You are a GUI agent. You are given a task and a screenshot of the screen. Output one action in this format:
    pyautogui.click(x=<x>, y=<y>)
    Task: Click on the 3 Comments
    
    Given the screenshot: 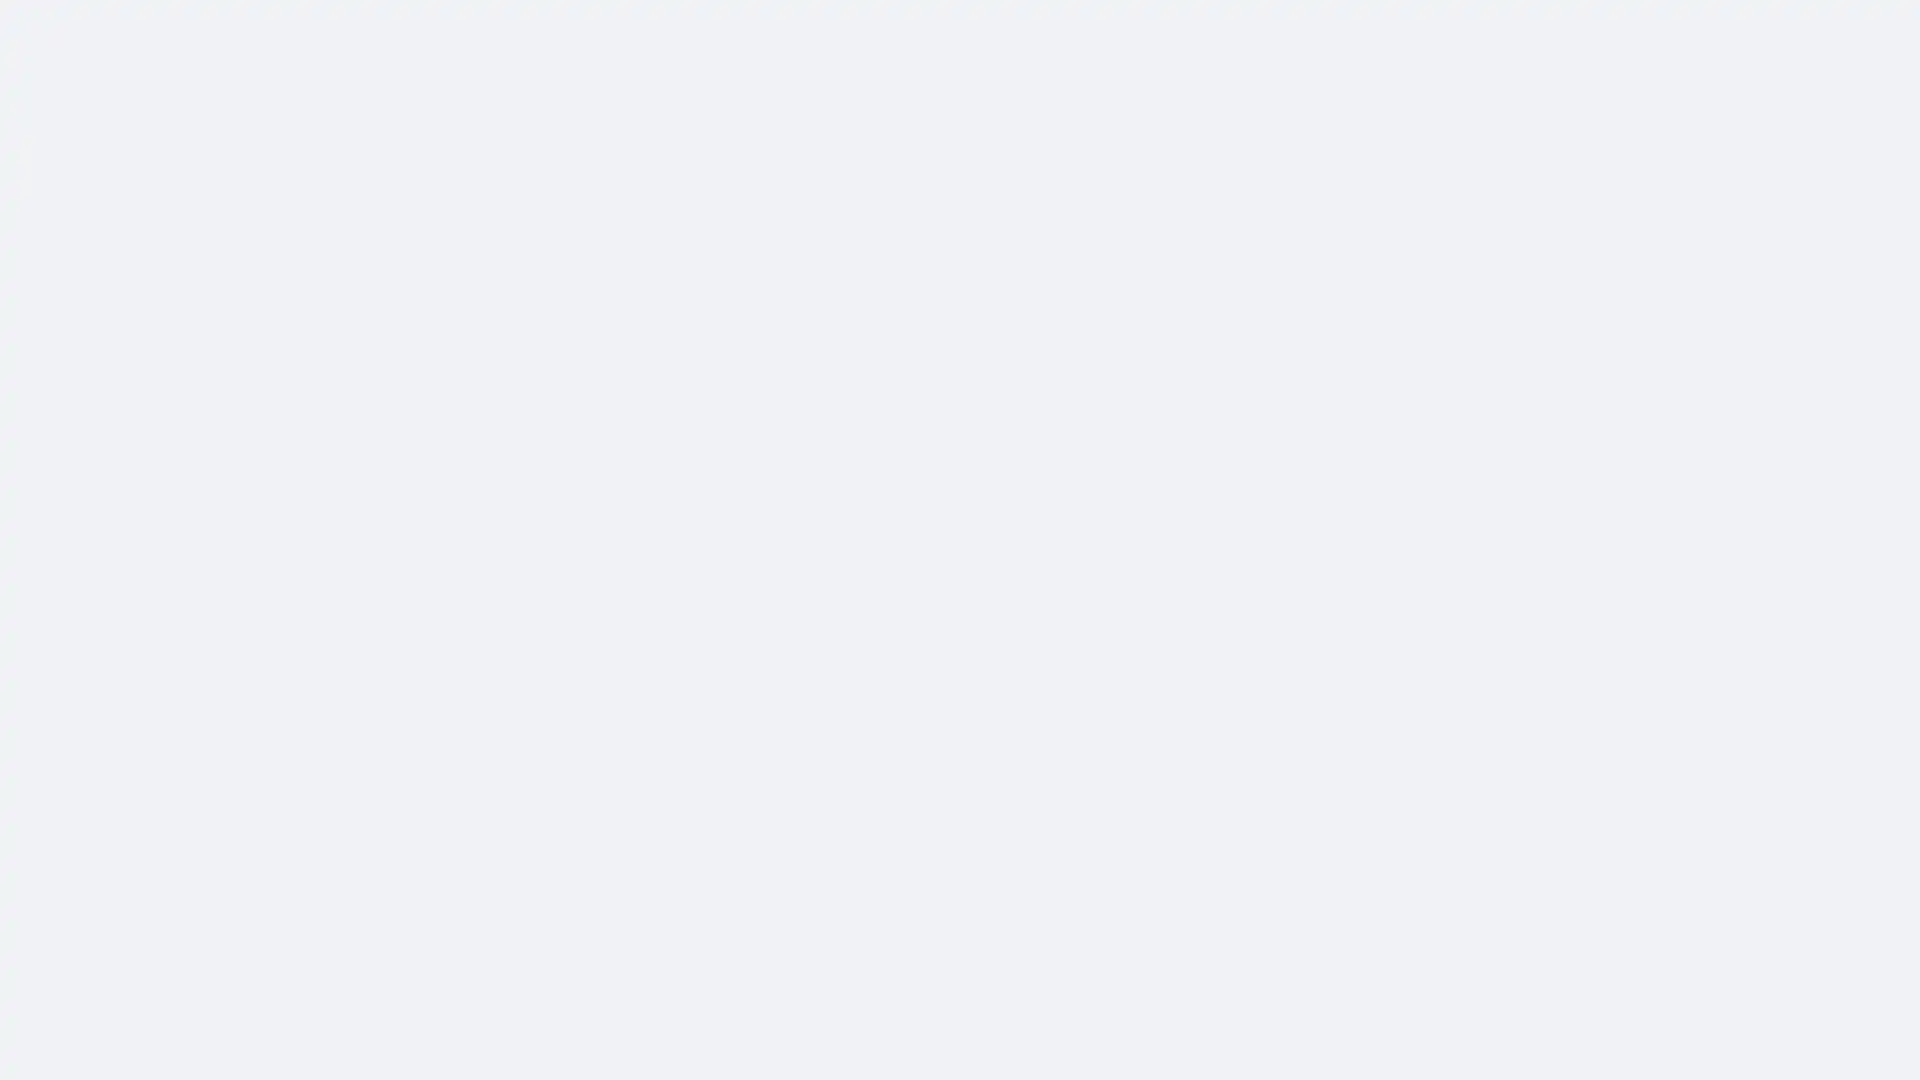 What is the action you would take?
    pyautogui.click(x=1333, y=482)
    